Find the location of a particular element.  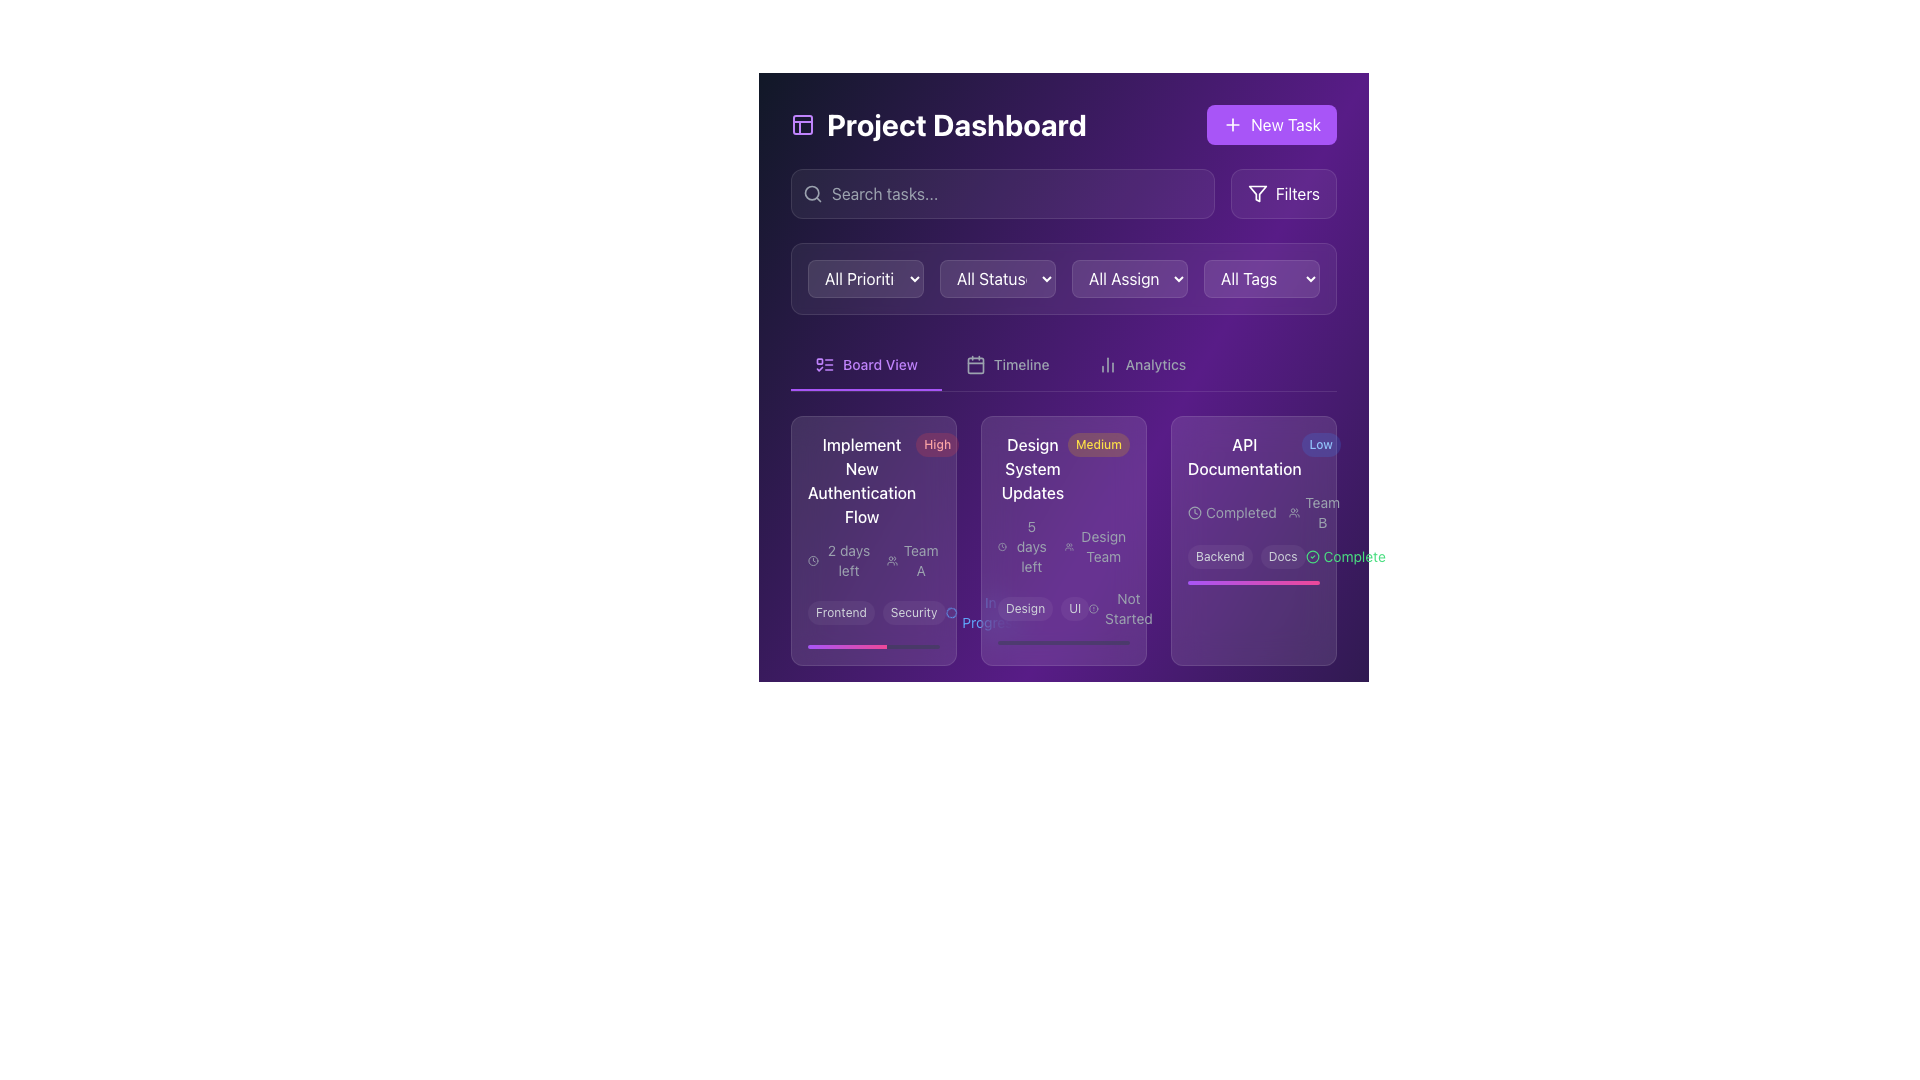

the 'New Task' button located in the top-right corner of the 'Project Dashboard', which has a purple background, white text, and a '+' icon to create a new task is located at coordinates (1271, 124).